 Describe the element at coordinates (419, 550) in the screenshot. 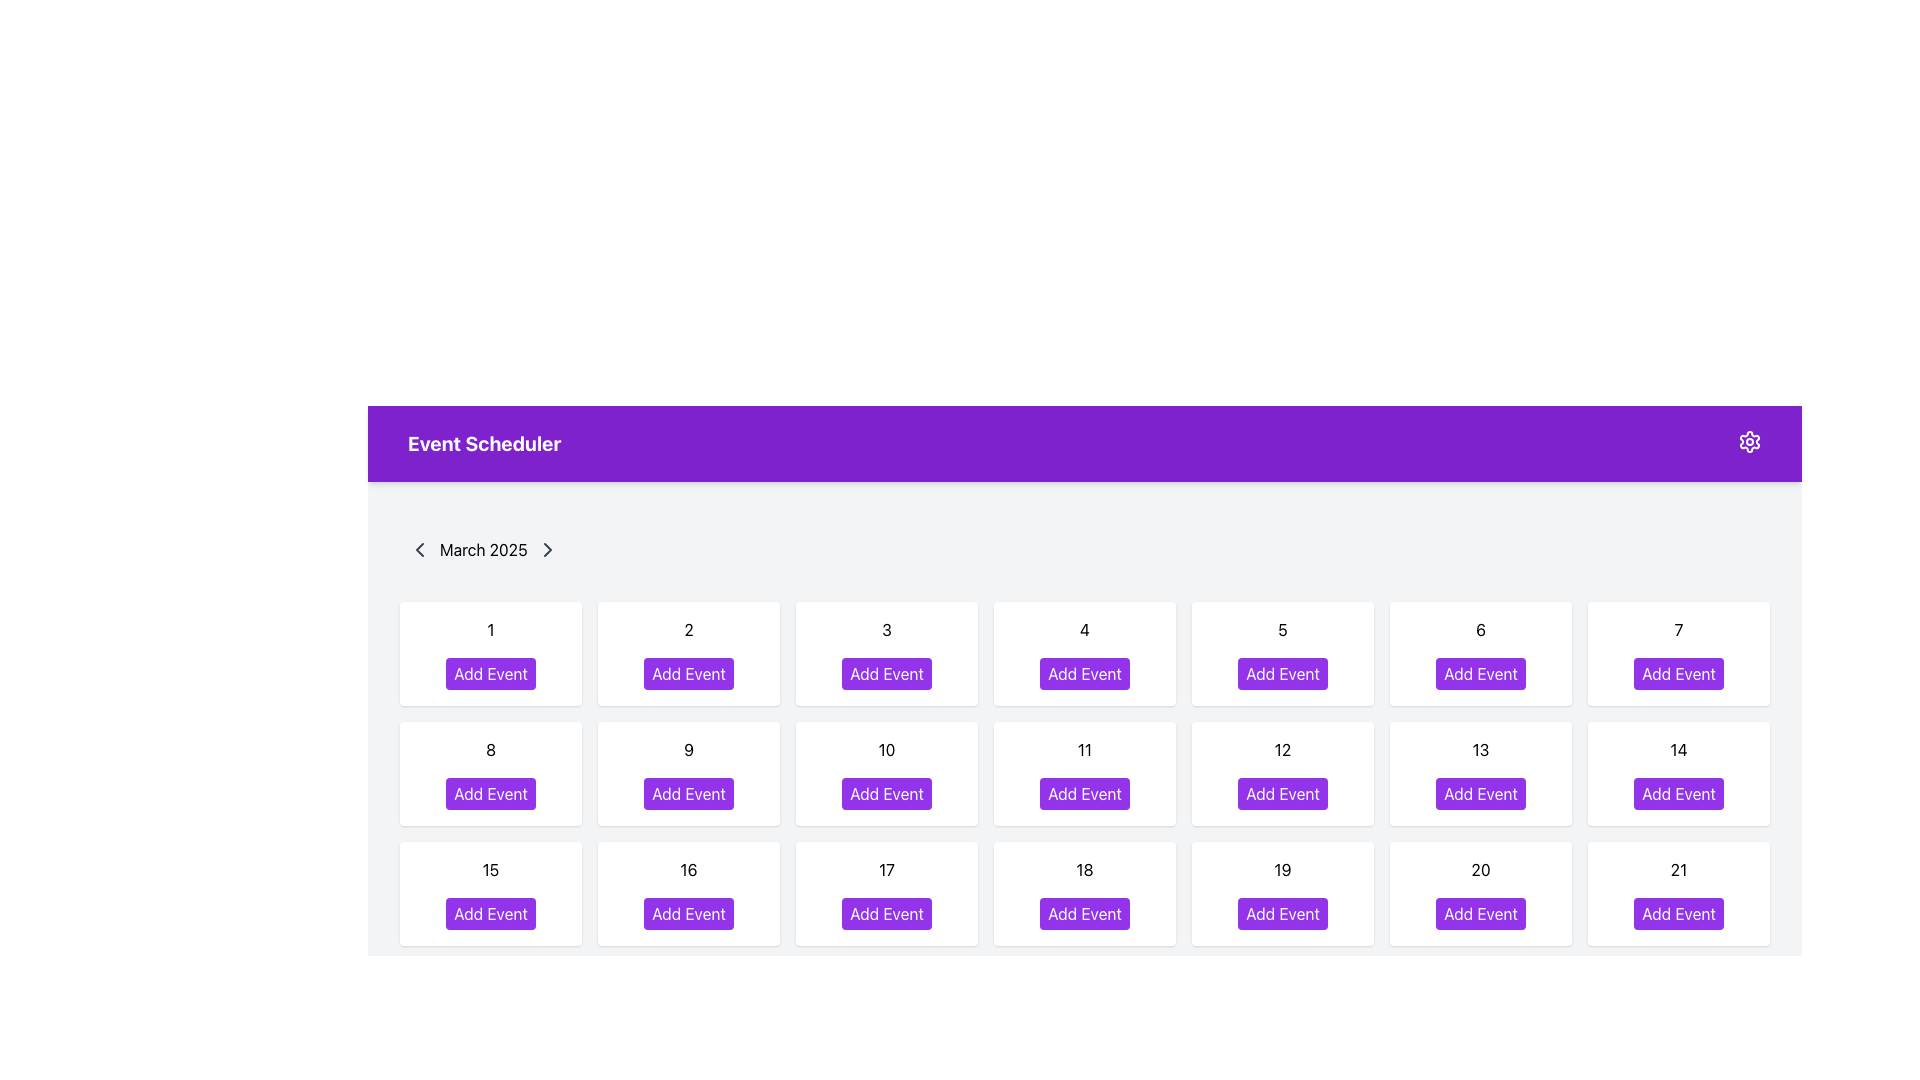

I see `the navigation button on the left side of the horizontal bar` at that location.